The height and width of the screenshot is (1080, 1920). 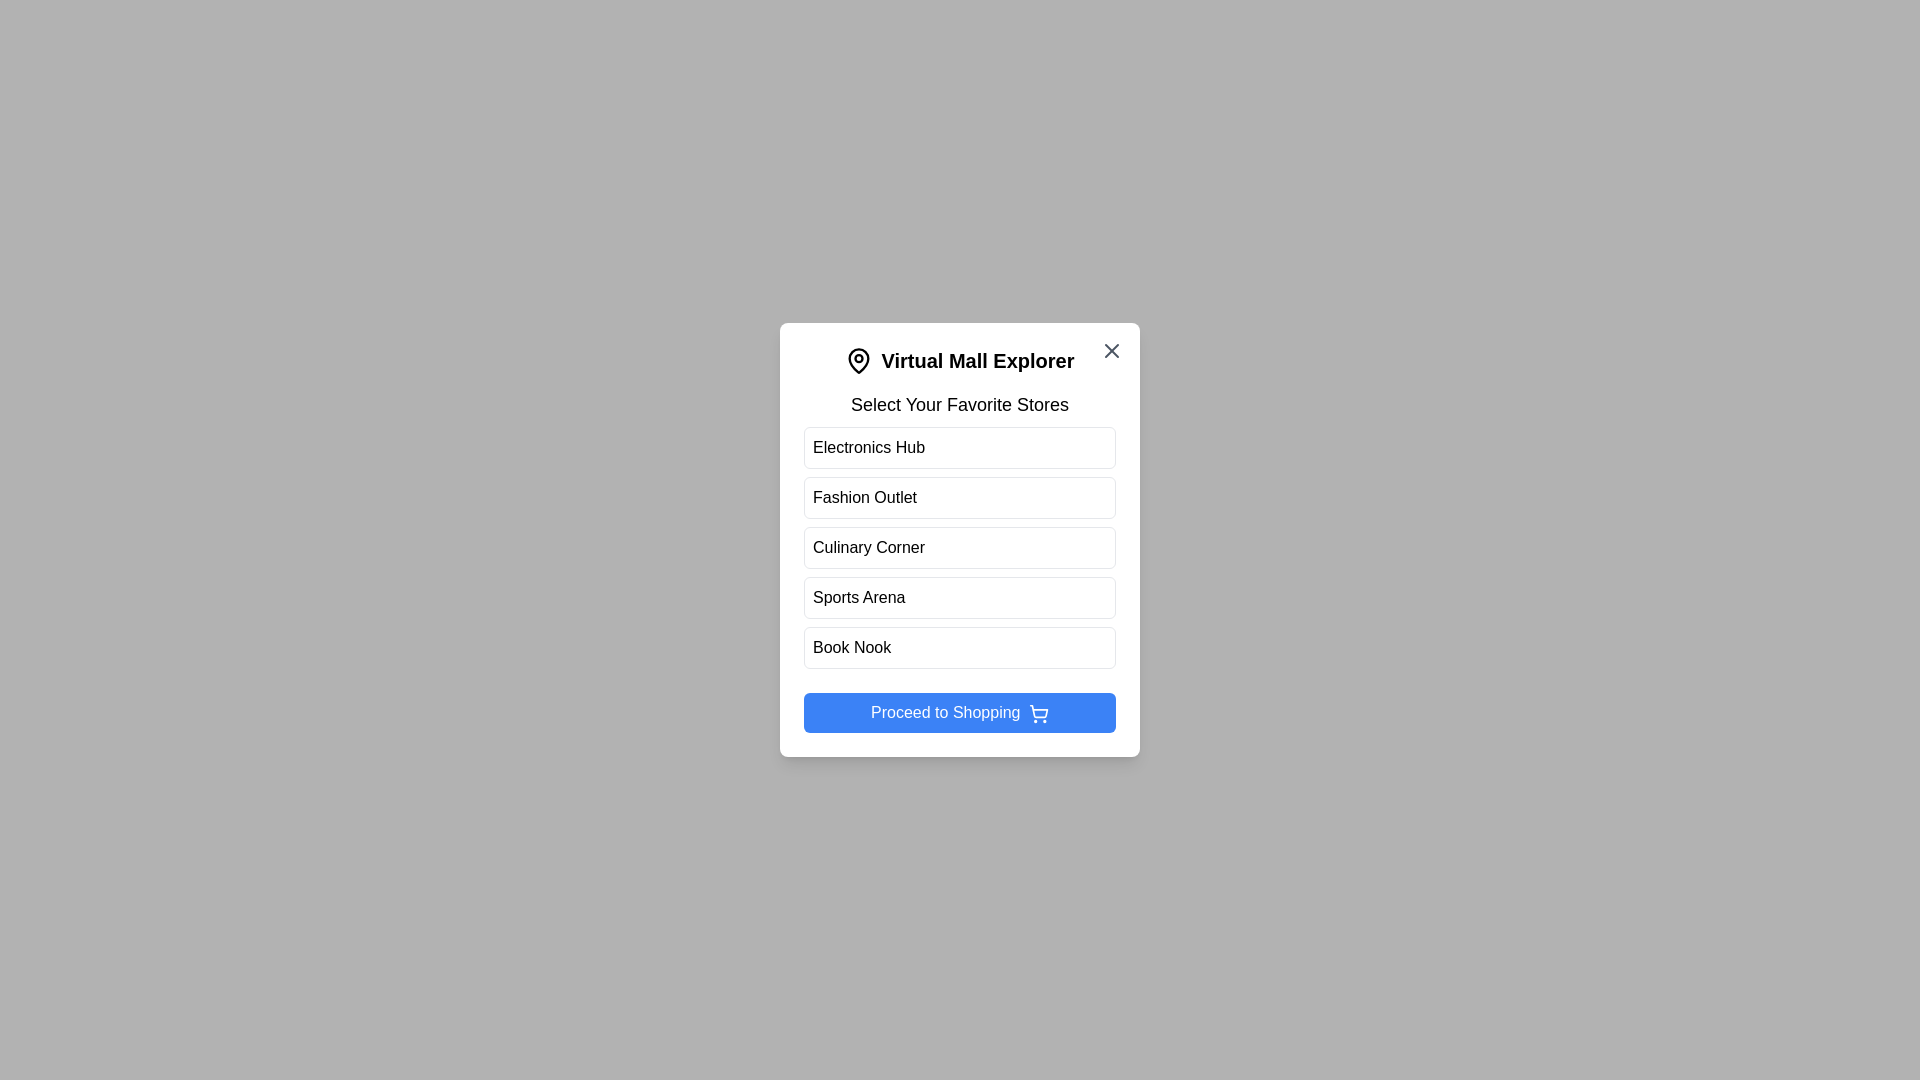 I want to click on the shopping cart icon component located near the right edge of the blue 'Proceed to Shopping' button at the bottom of the modal interface, so click(x=1038, y=710).